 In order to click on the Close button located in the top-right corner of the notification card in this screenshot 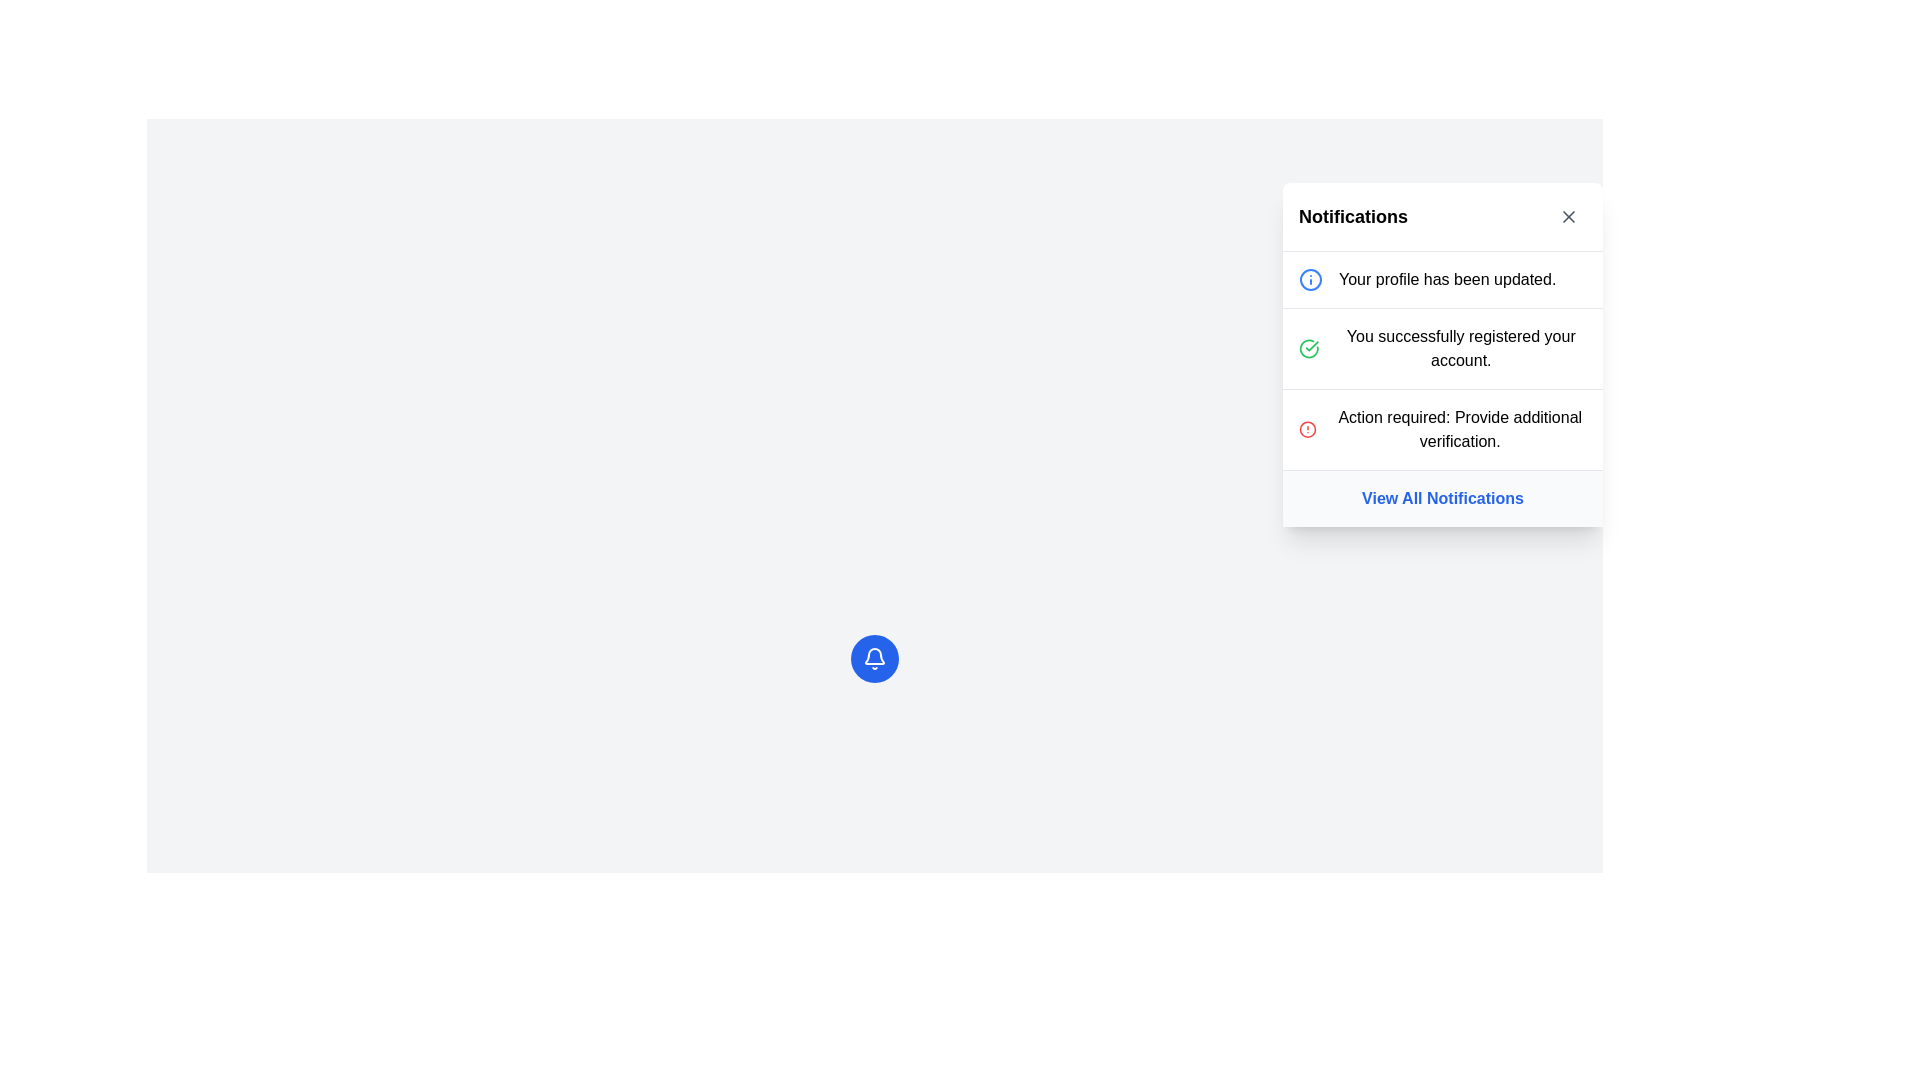, I will do `click(1568, 216)`.